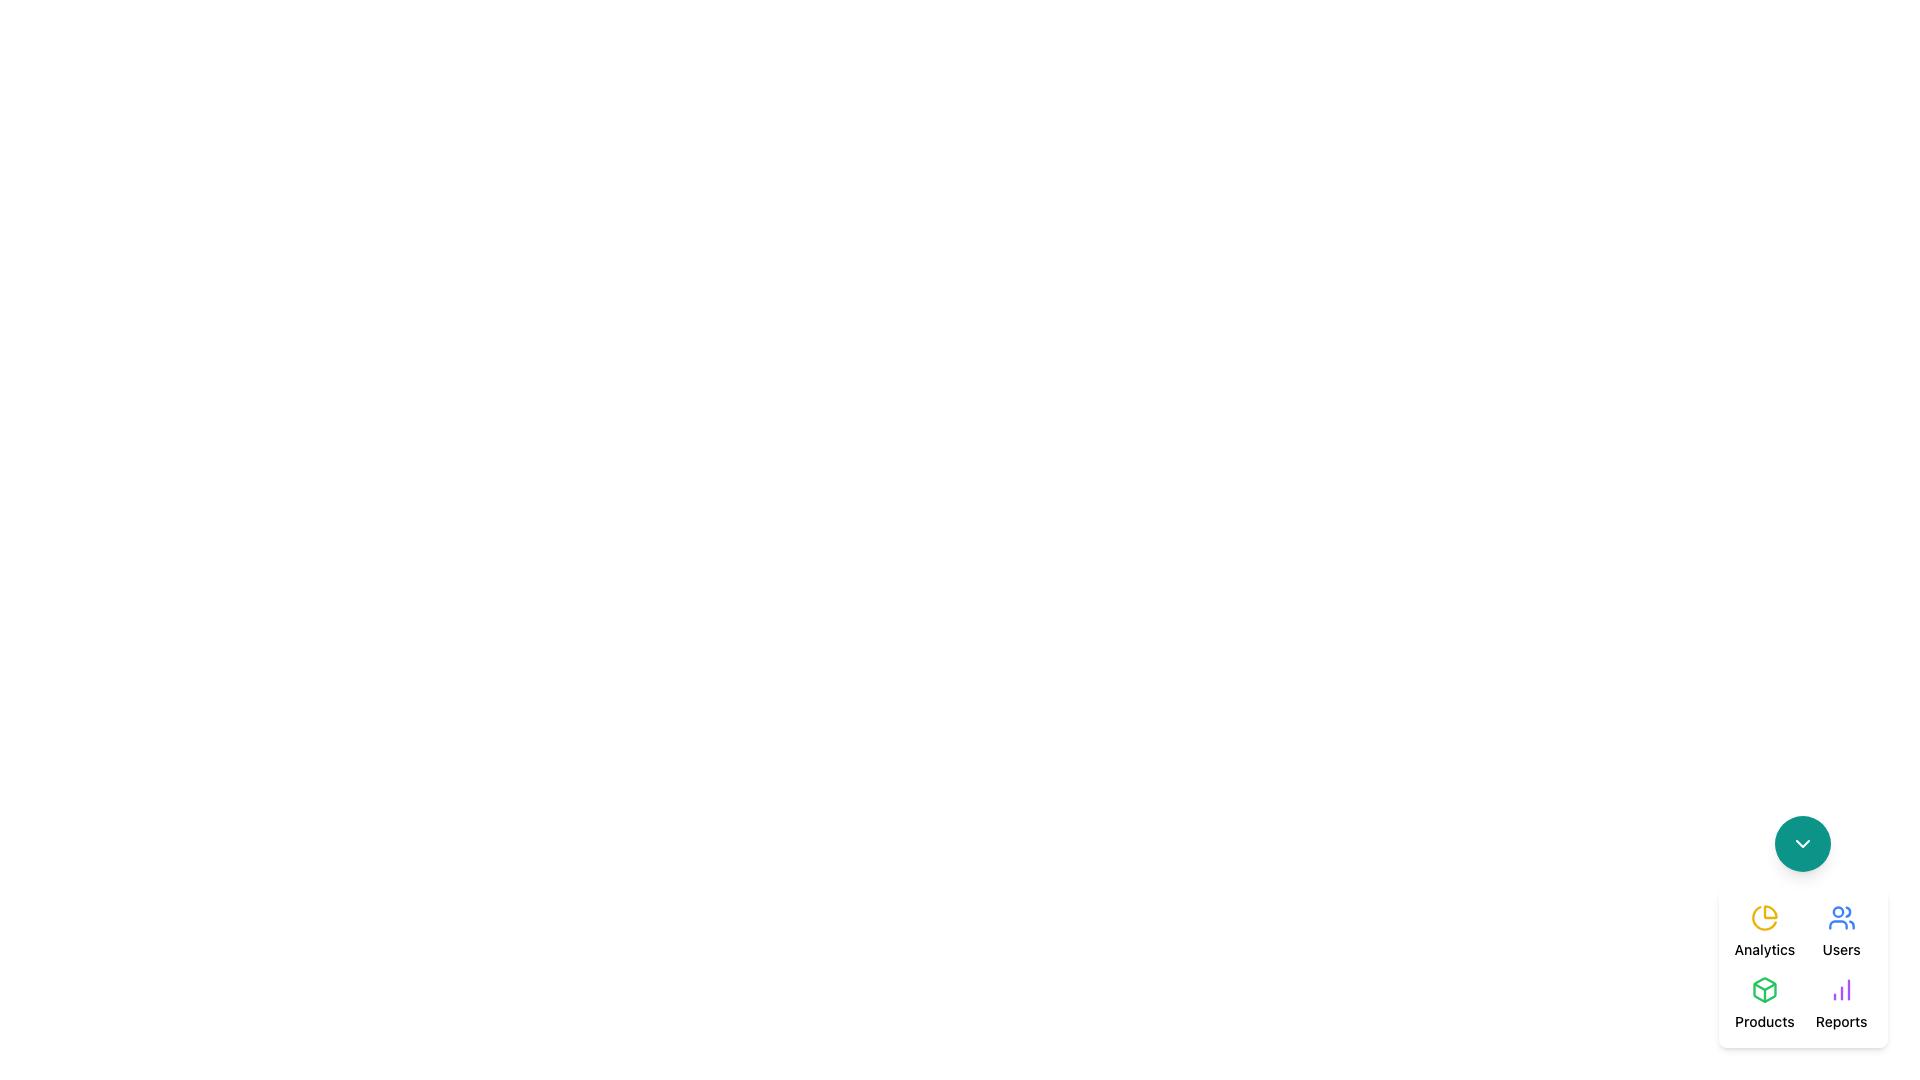 The height and width of the screenshot is (1080, 1920). Describe the element at coordinates (1765, 990) in the screenshot. I see `the Products icon located at the lower-right corner of the interface` at that location.